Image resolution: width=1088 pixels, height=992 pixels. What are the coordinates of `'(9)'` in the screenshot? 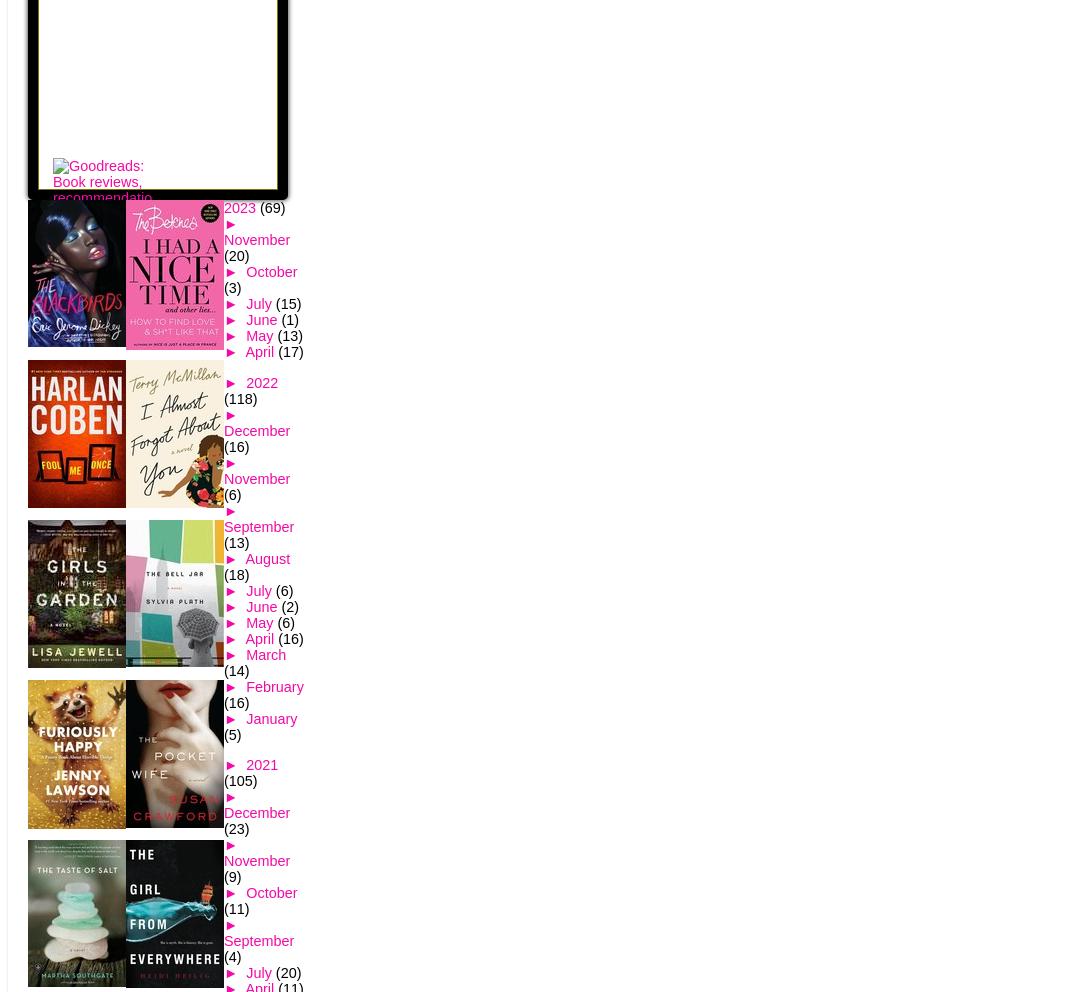 It's located at (231, 876).